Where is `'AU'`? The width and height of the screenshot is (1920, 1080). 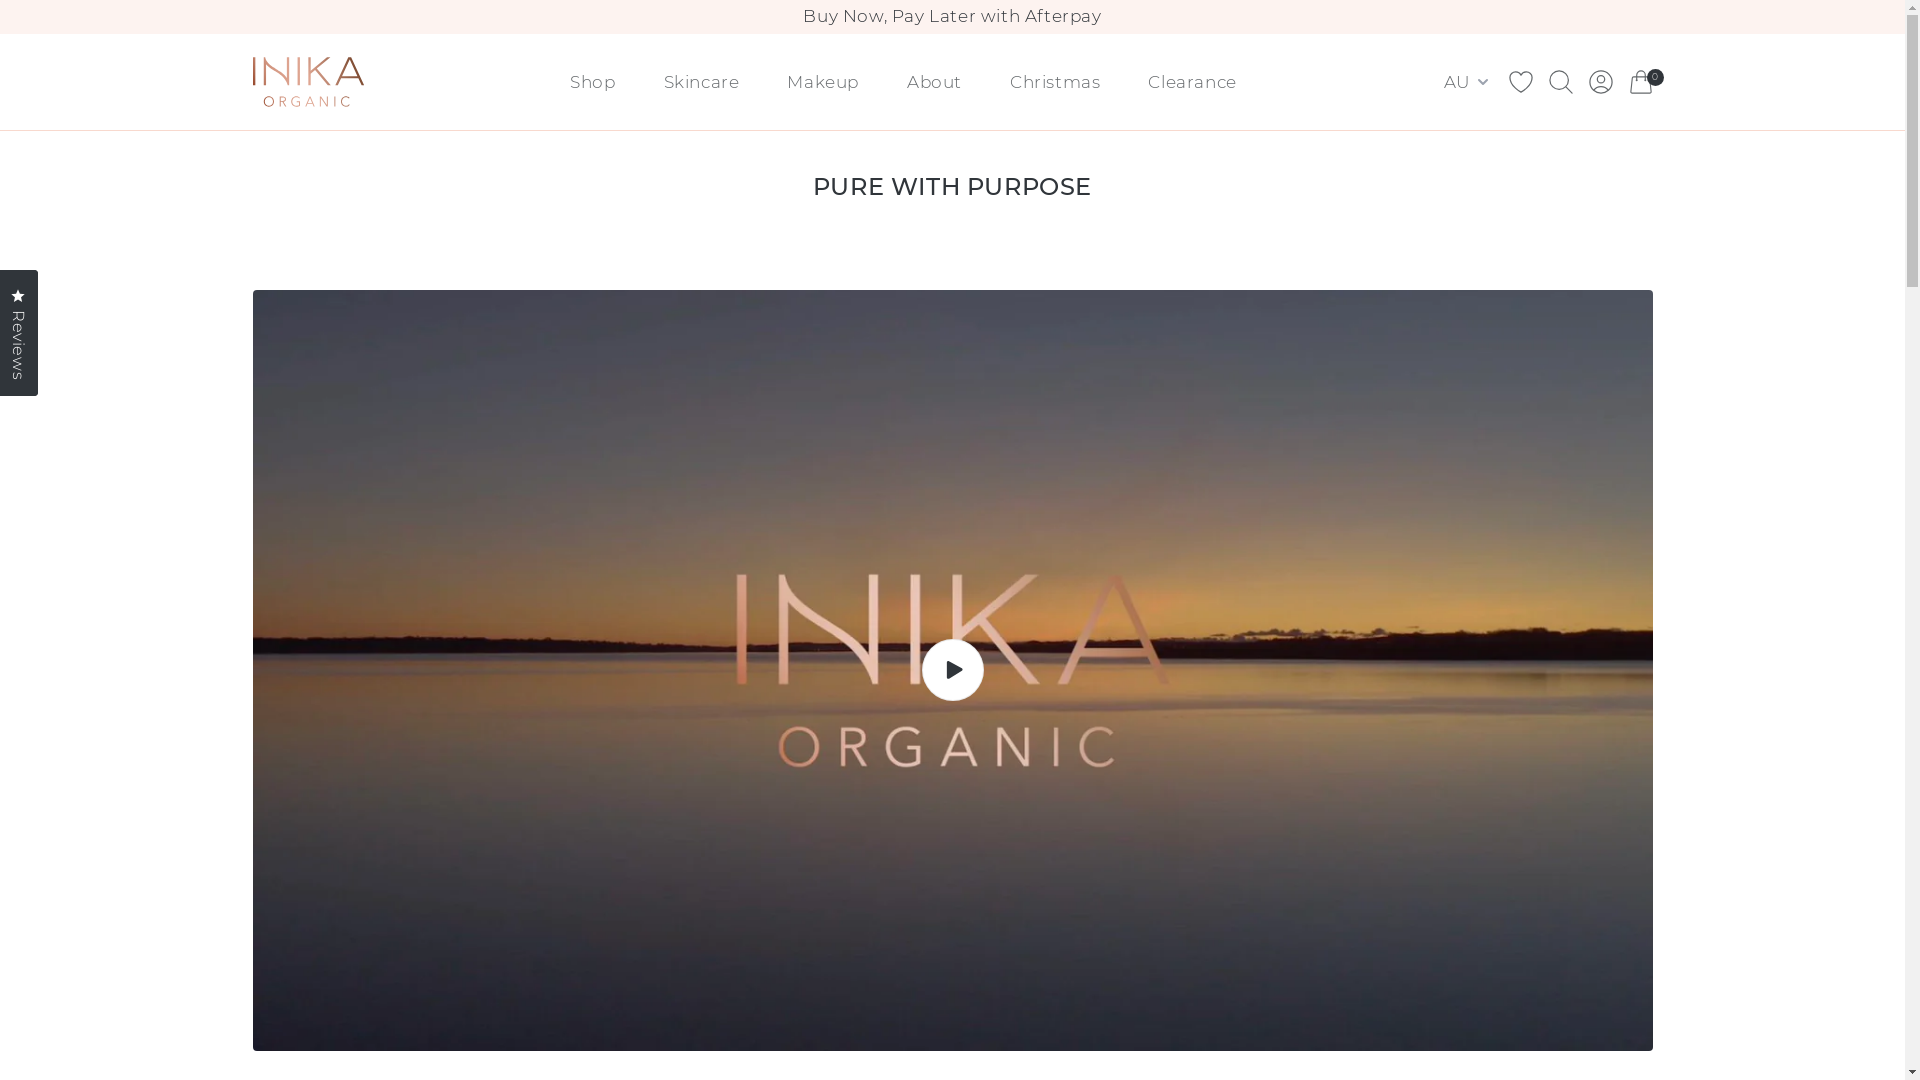
'AU' is located at coordinates (1468, 80).